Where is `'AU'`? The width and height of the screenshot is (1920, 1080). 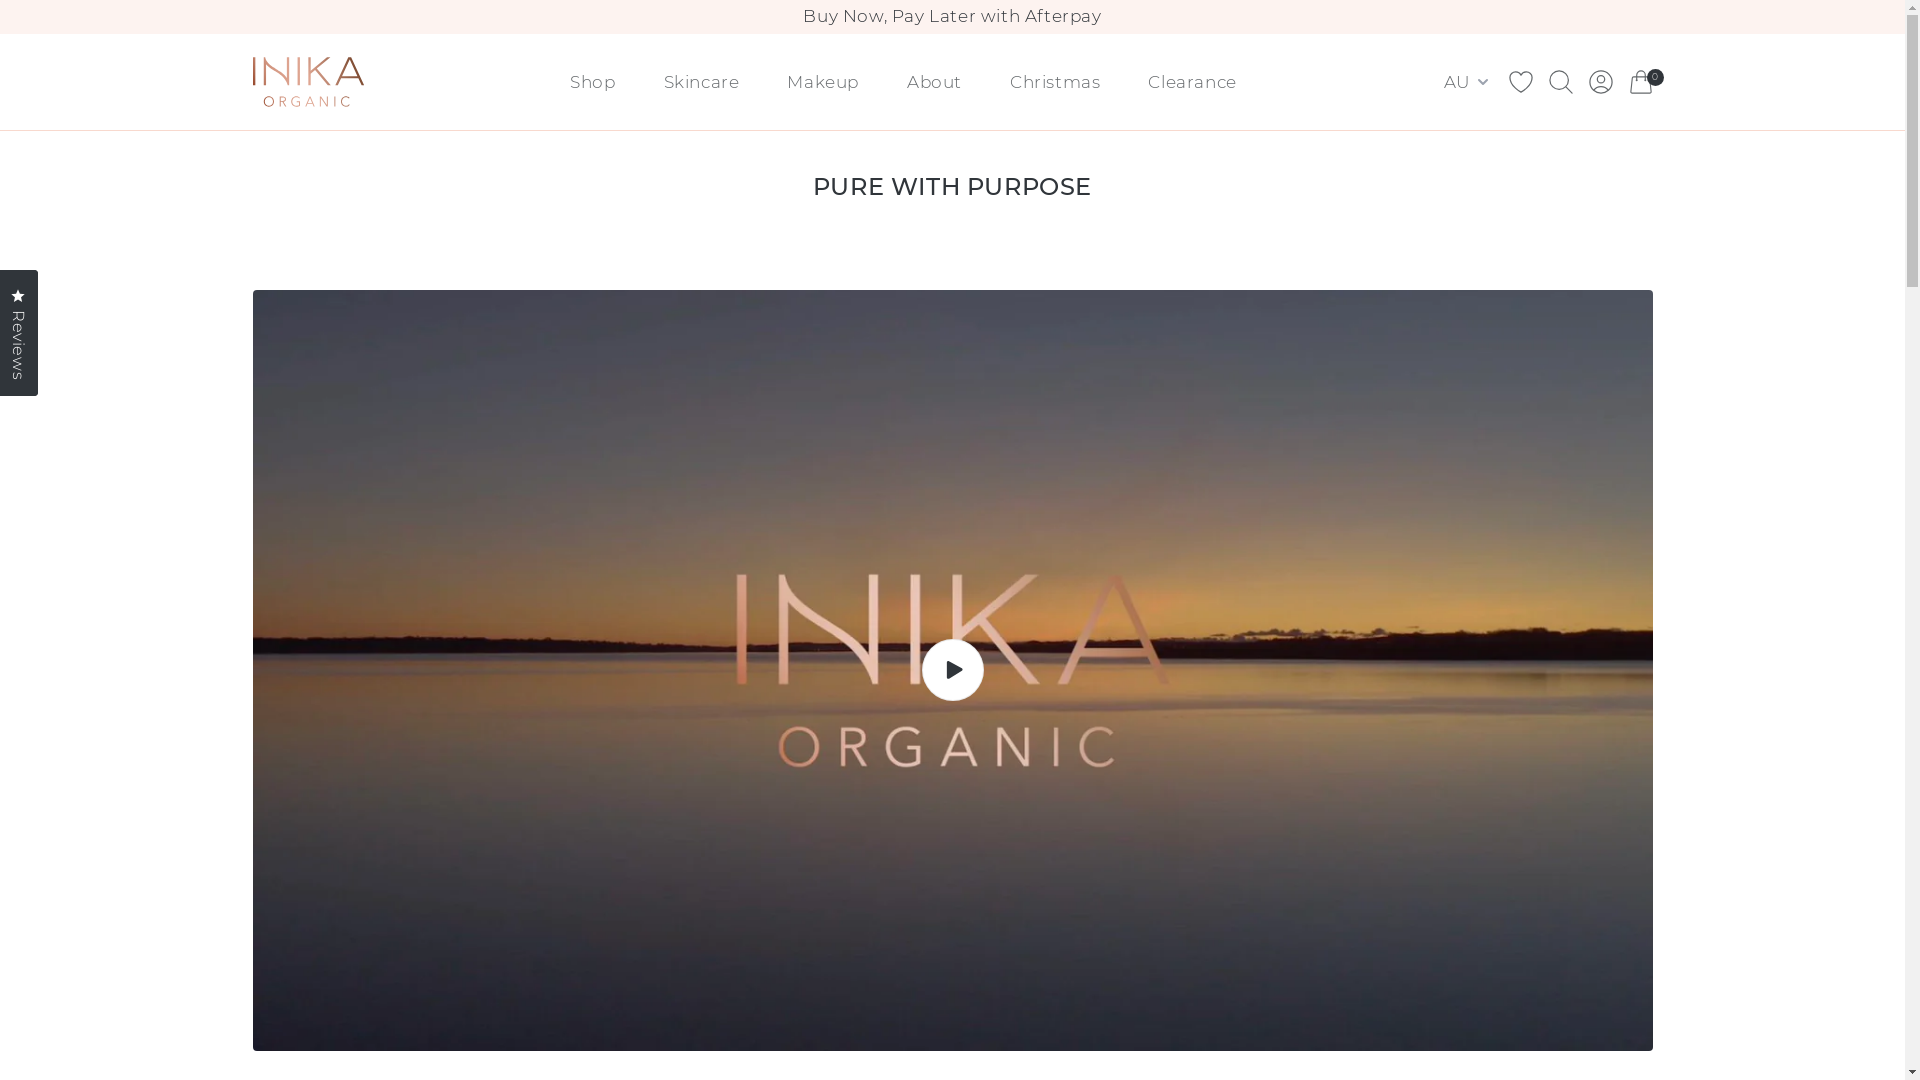
'AU' is located at coordinates (1468, 80).